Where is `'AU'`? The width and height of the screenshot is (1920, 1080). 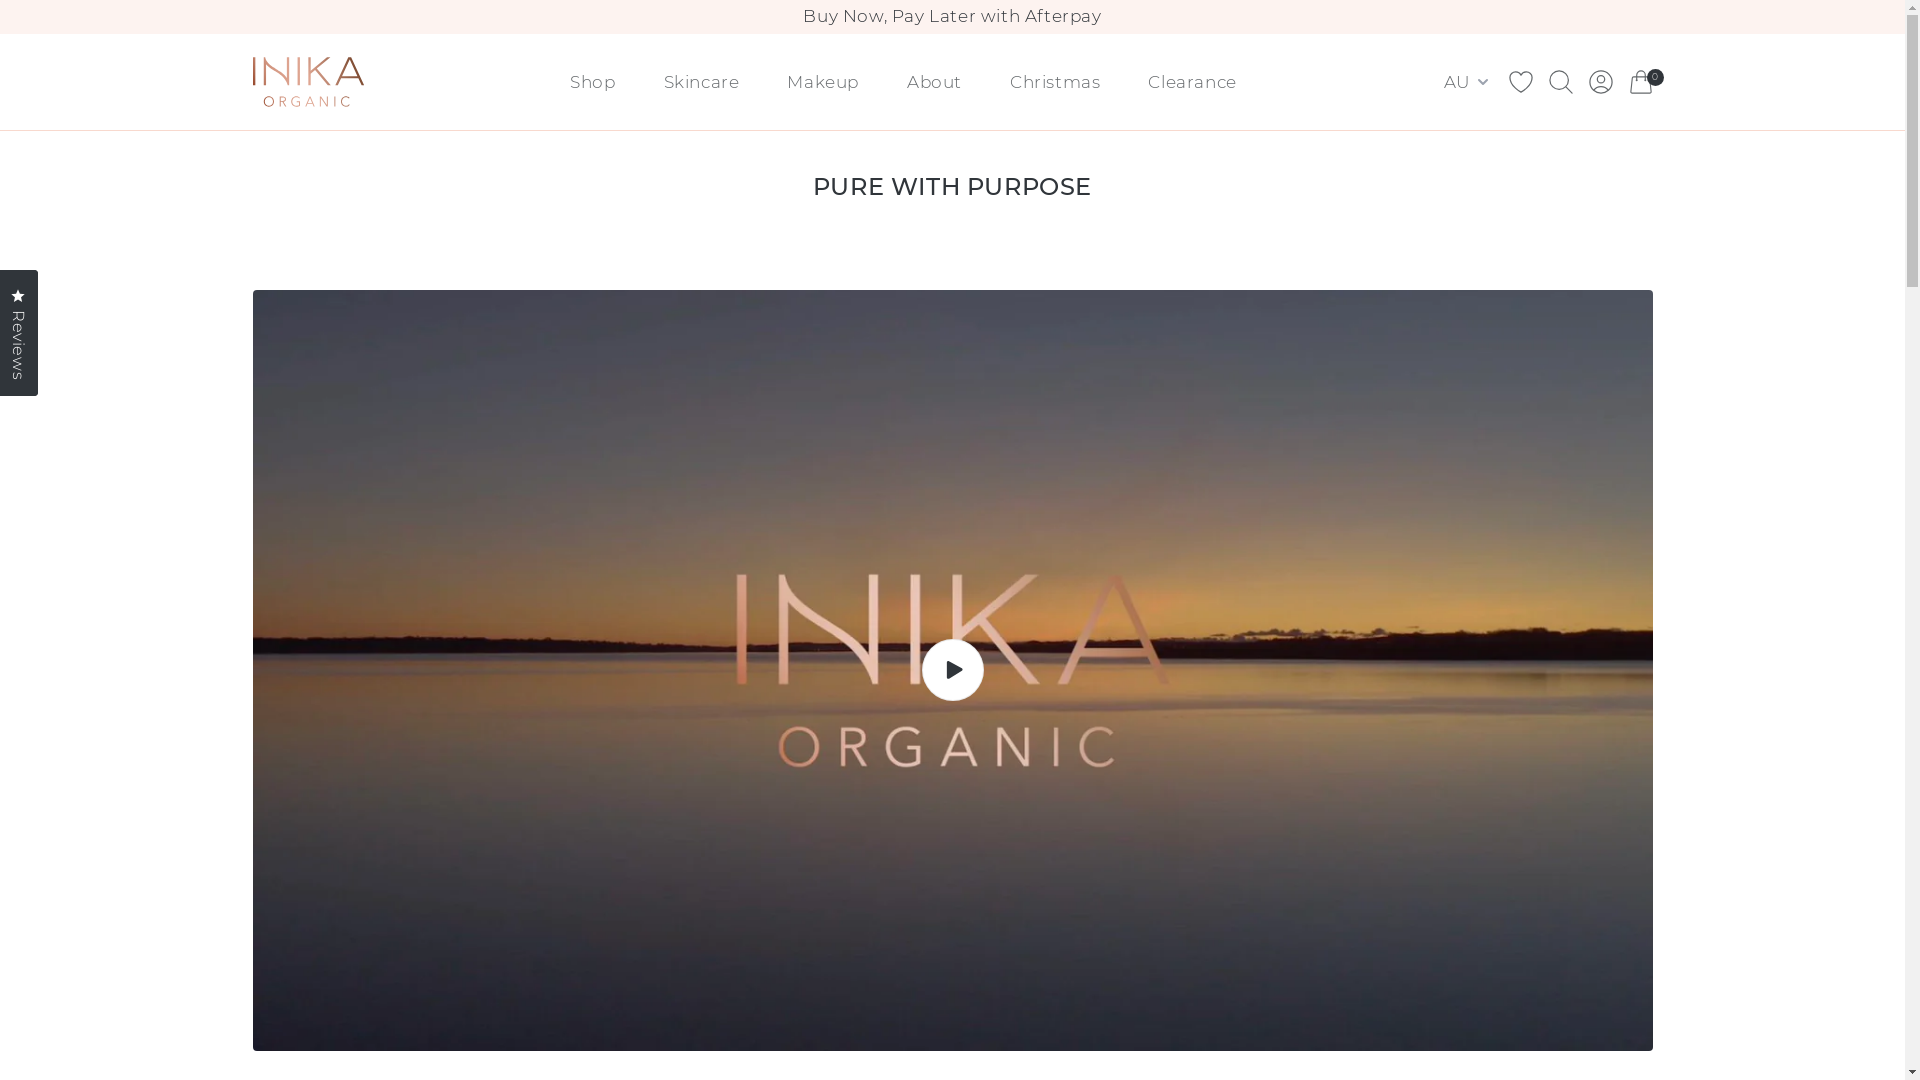
'AU' is located at coordinates (1468, 80).